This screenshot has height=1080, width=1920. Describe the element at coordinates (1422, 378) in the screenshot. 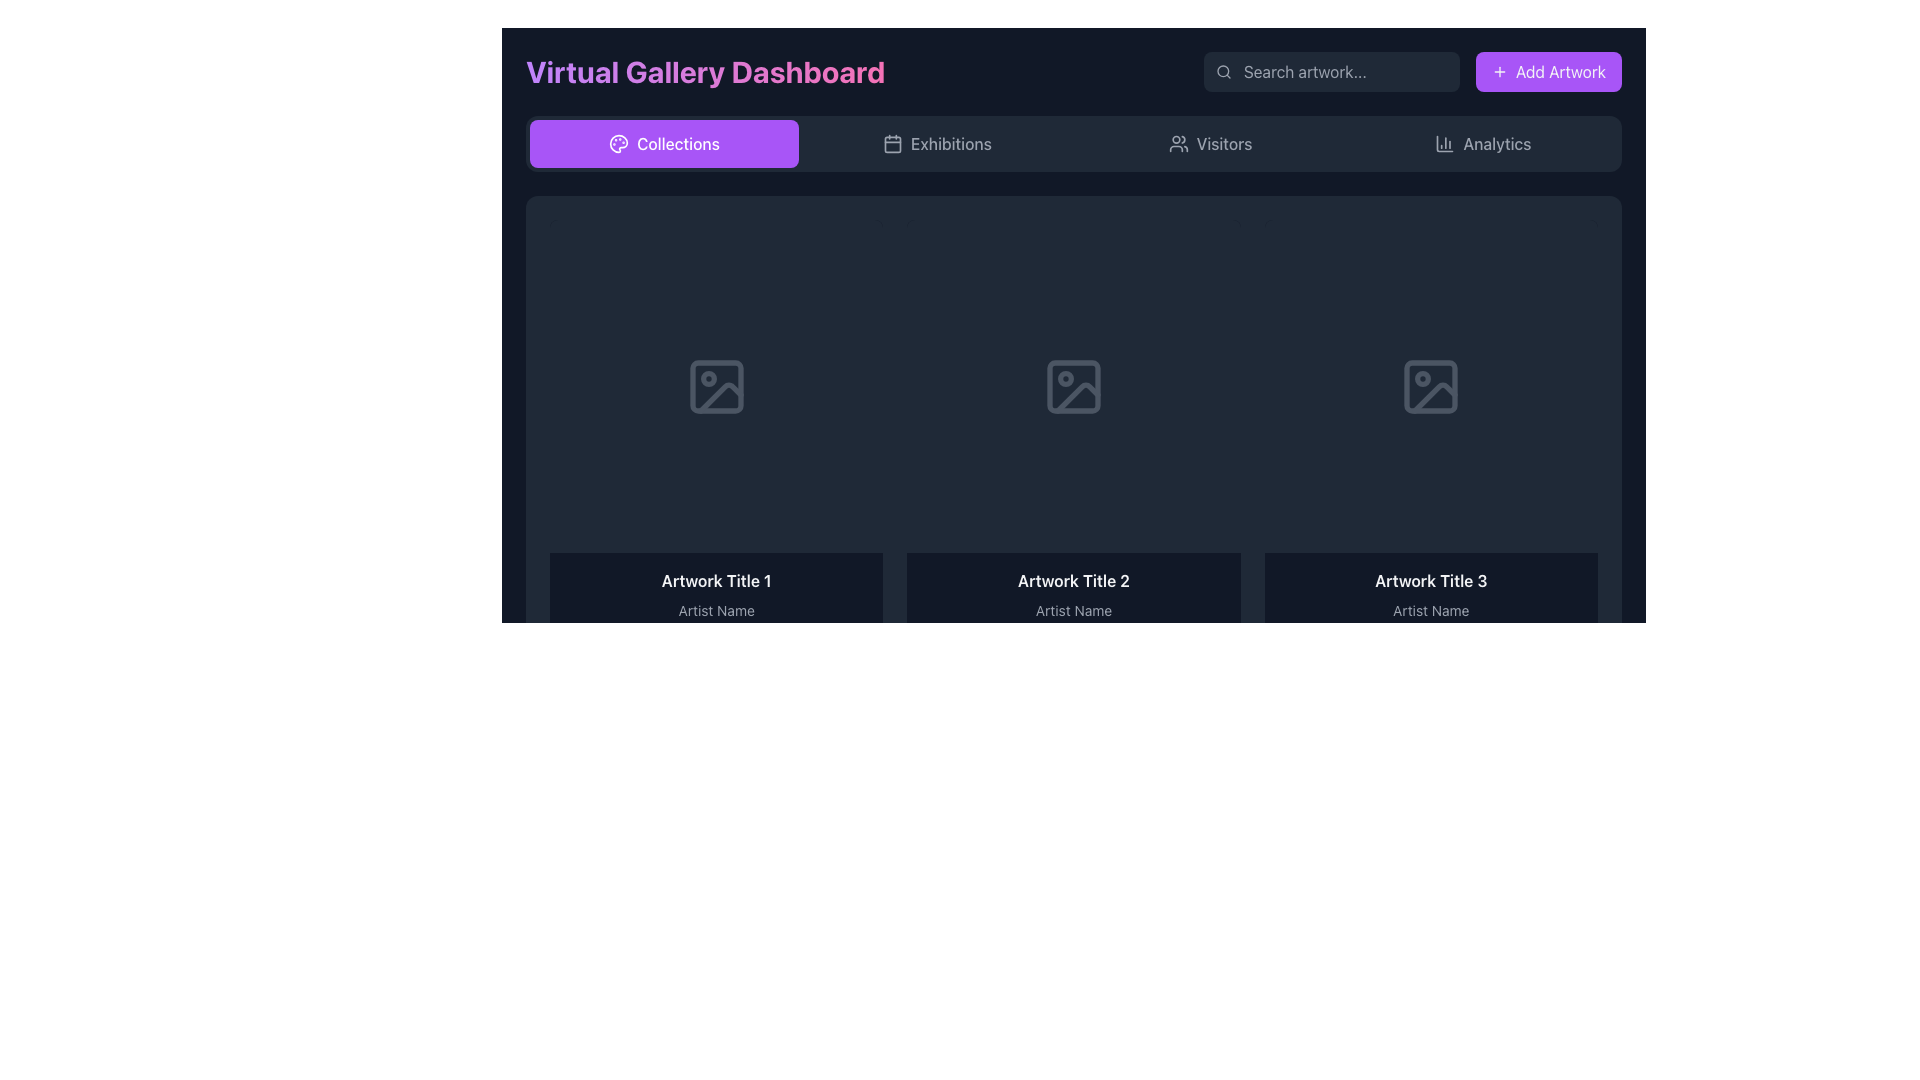

I see `the decorative icon component located at the top-right corner of the third artwork card in the gallery interface` at that location.